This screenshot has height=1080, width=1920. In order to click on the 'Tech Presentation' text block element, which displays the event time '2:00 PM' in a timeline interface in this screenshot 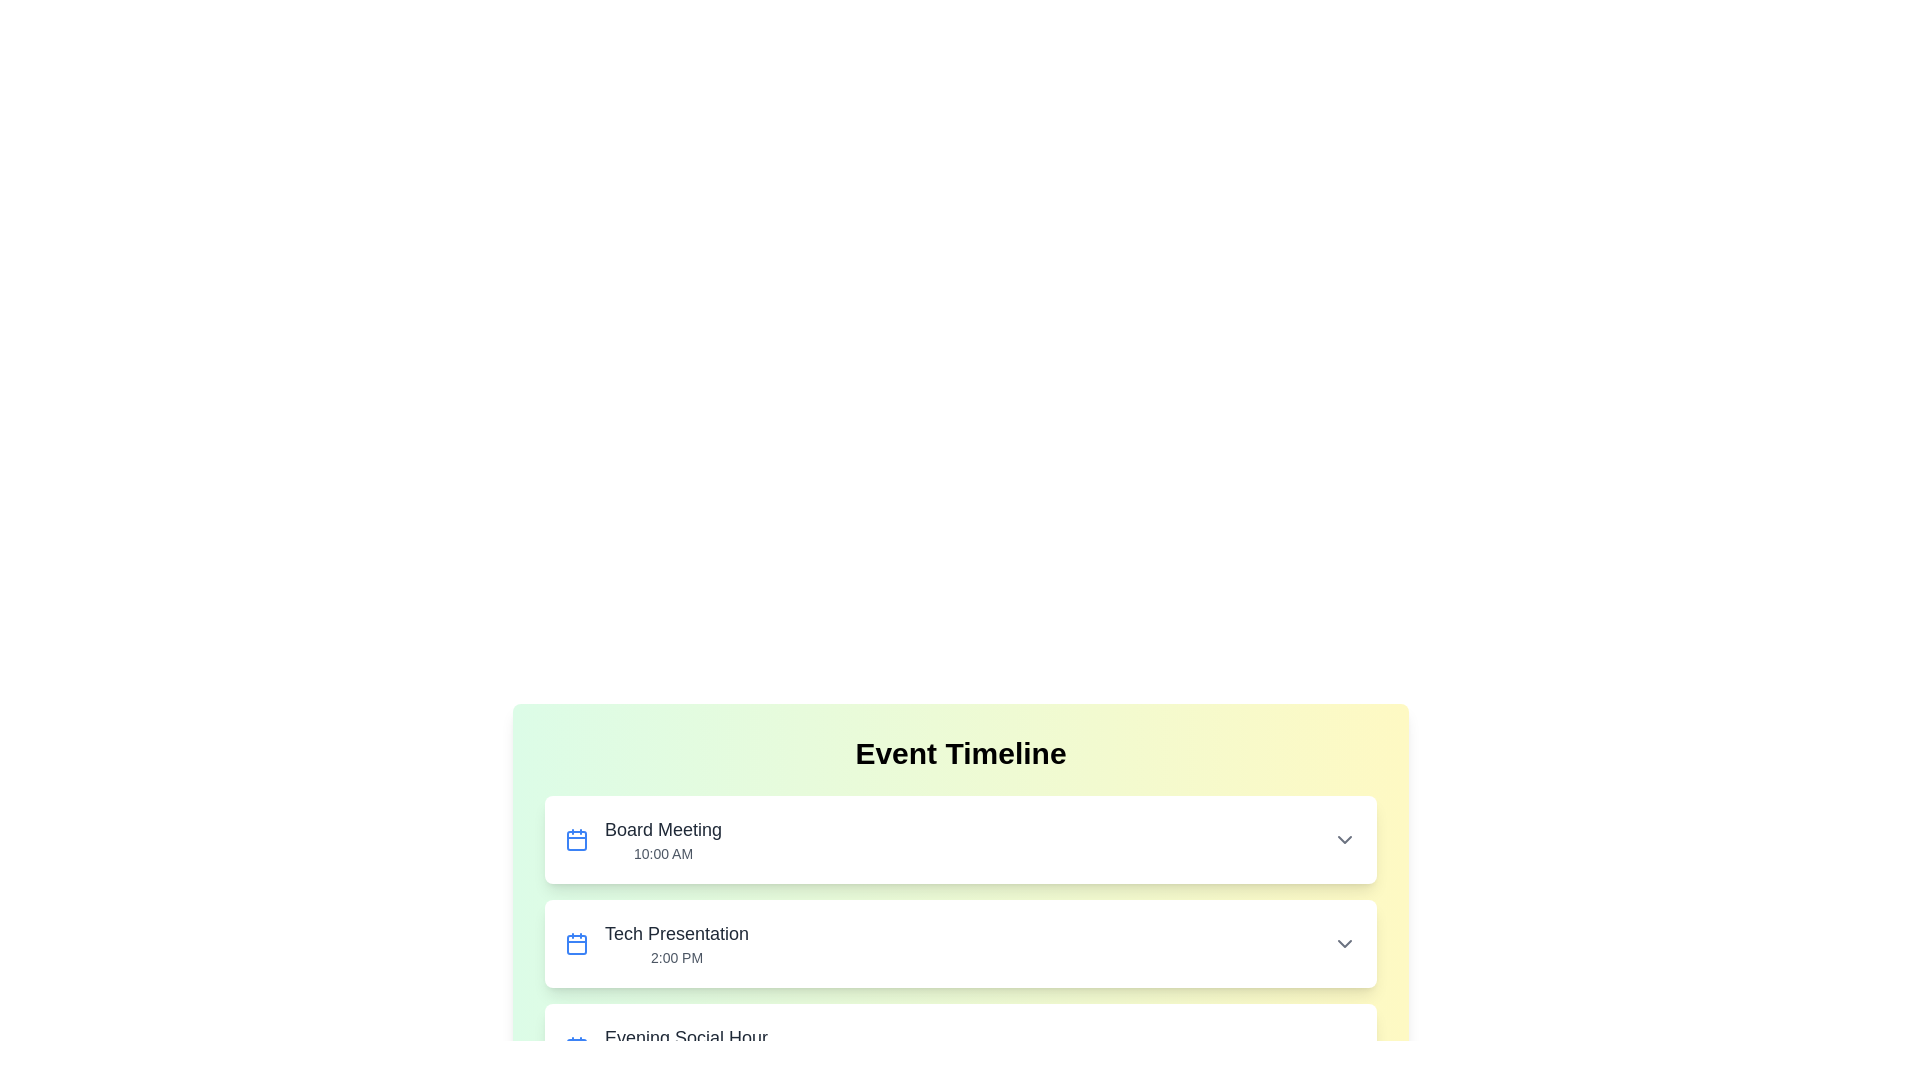, I will do `click(676, 944)`.